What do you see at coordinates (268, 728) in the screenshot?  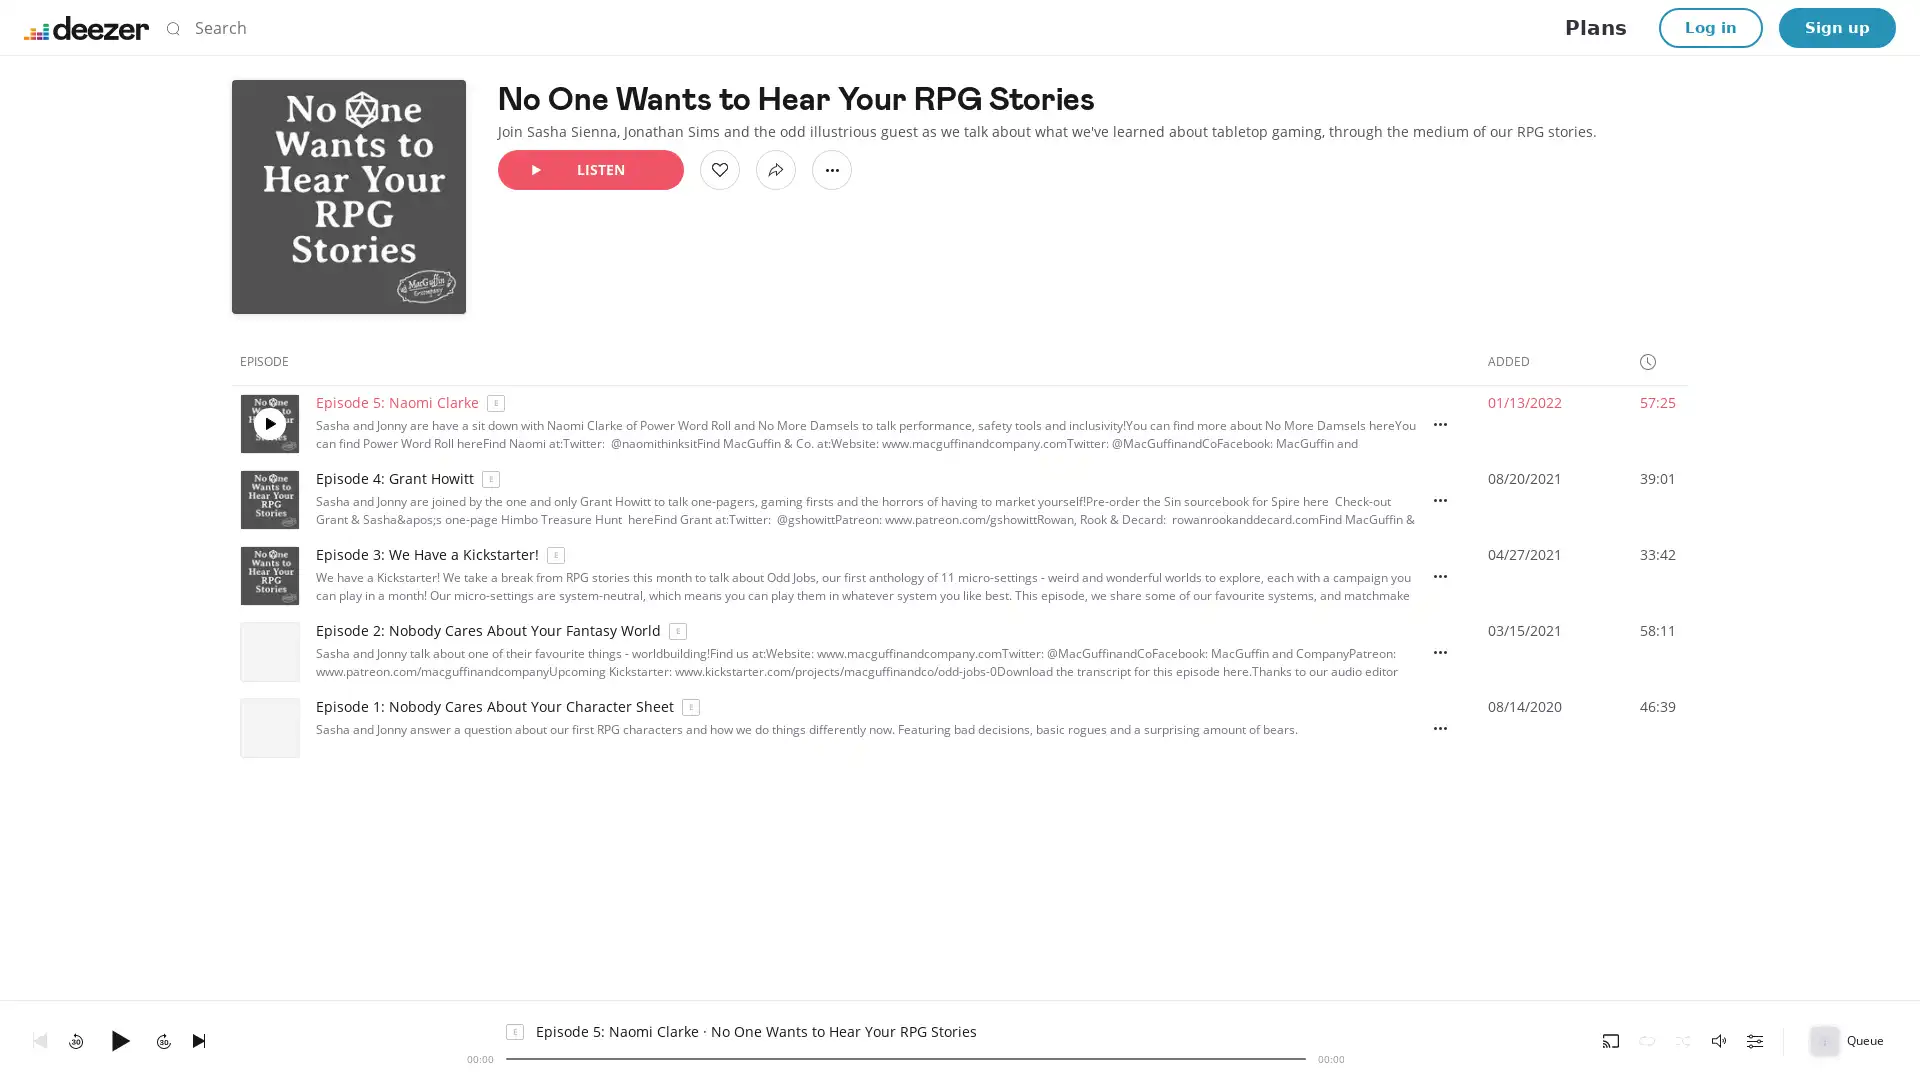 I see `Play Episode 1: Nobody Cares About Your Character Sheet by No One Wants to Hear Your RPG Stories` at bounding box center [268, 728].